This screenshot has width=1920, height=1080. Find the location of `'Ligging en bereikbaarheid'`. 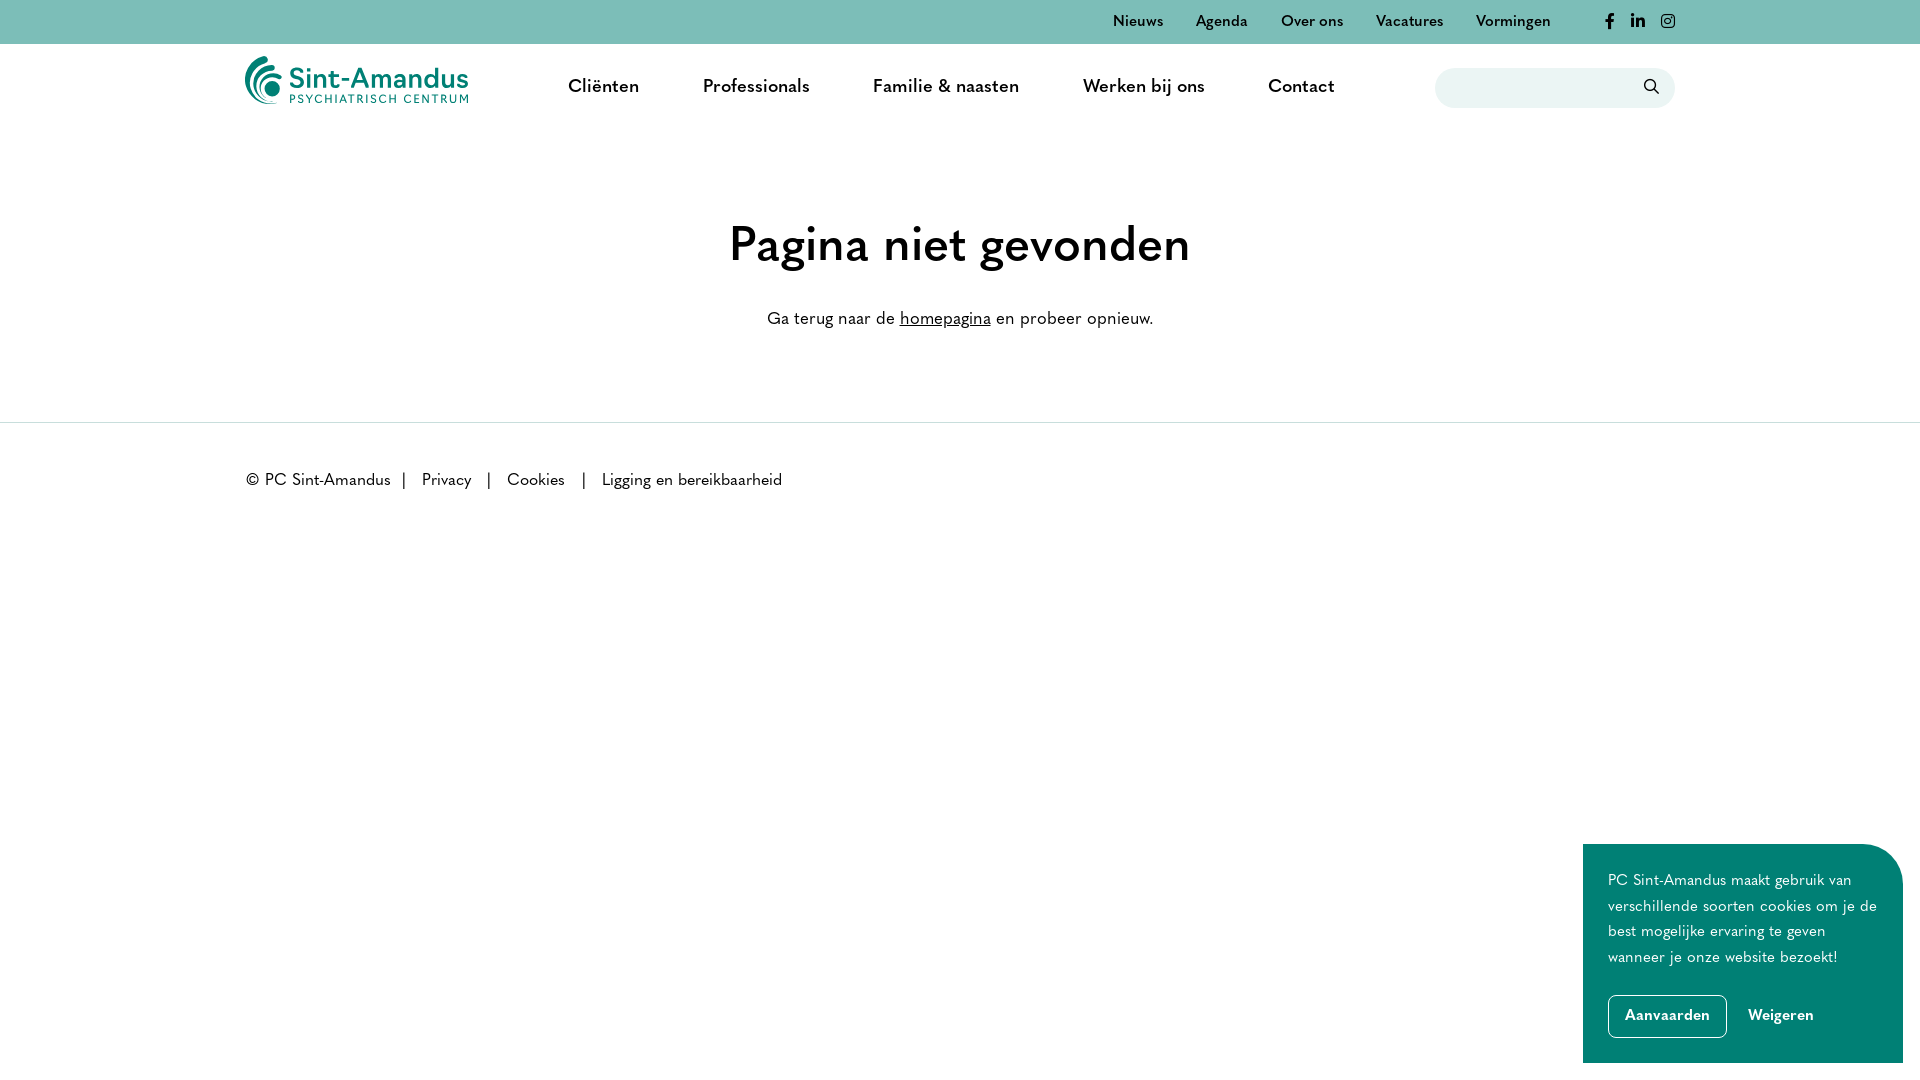

'Ligging en bereikbaarheid' is located at coordinates (691, 481).